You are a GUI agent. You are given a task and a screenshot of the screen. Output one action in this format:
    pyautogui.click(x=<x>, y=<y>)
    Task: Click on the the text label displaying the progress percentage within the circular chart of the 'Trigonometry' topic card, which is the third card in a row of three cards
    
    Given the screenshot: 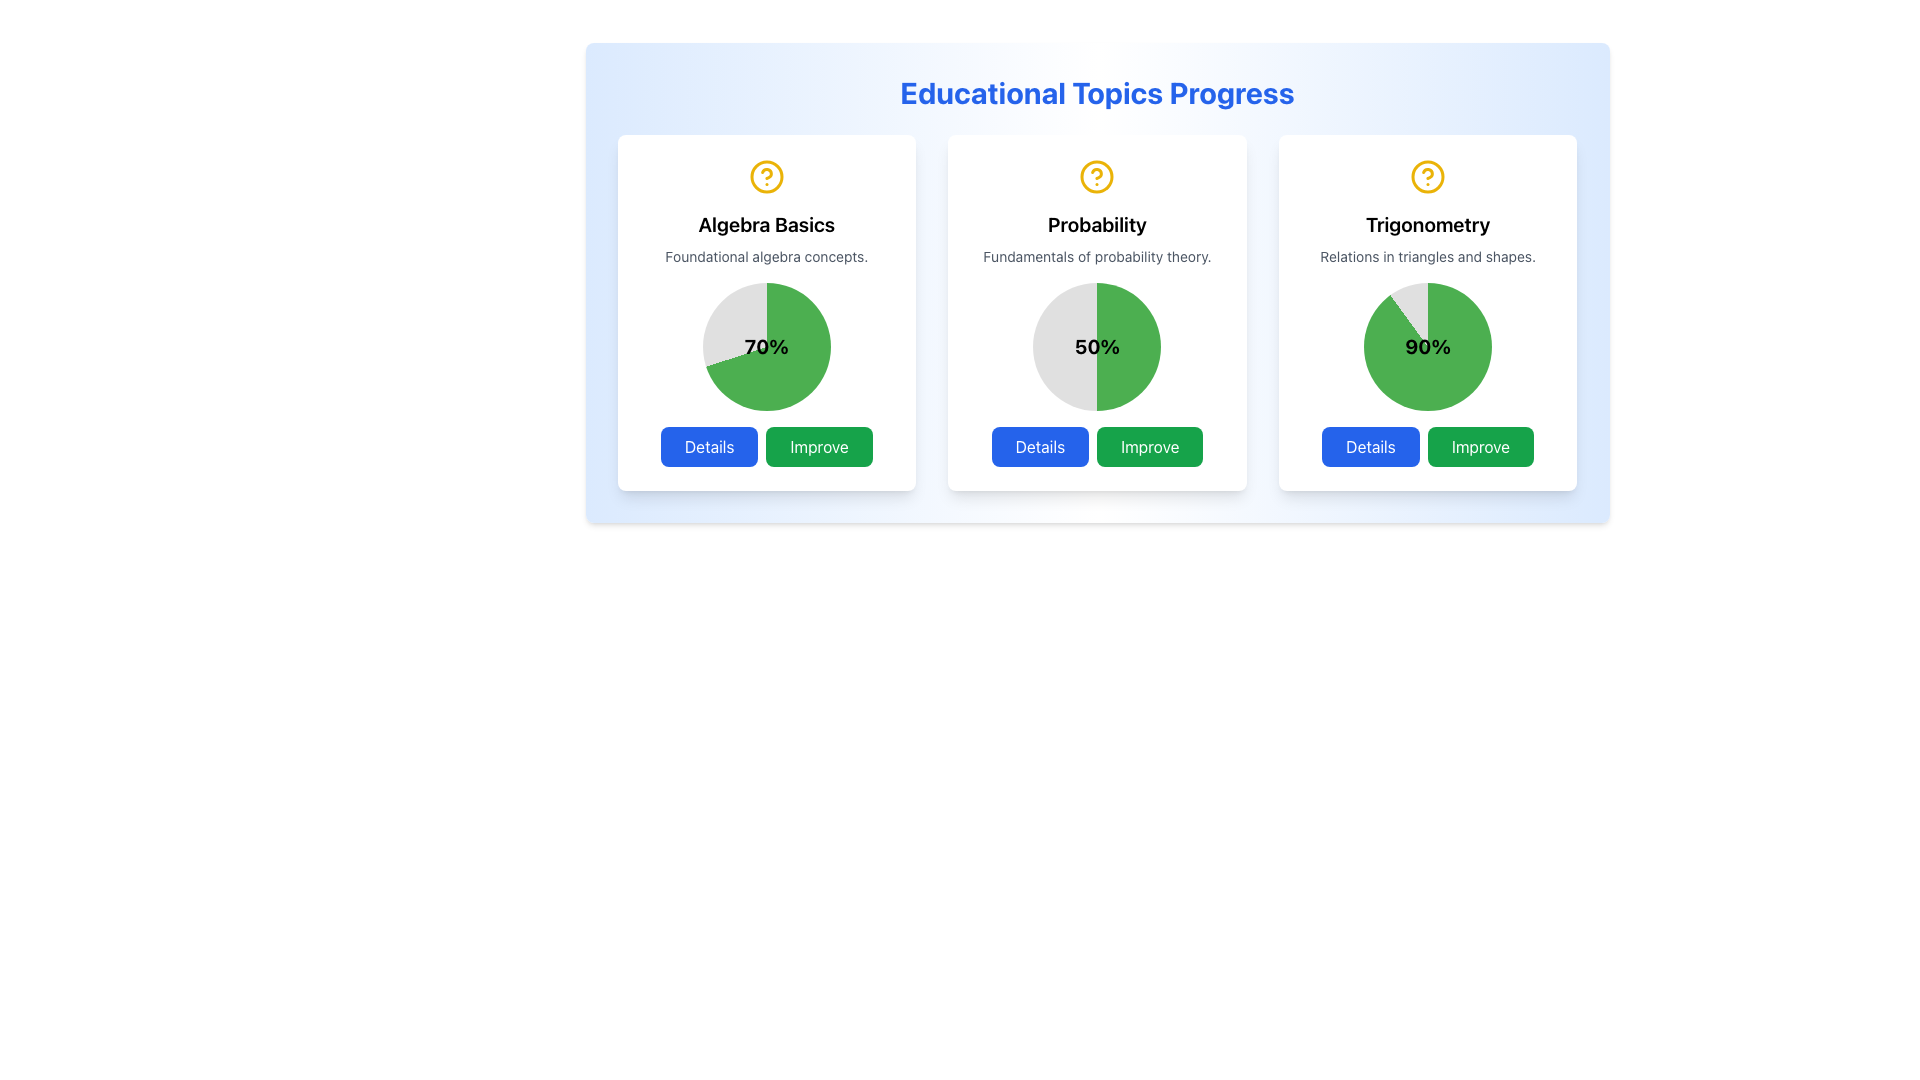 What is the action you would take?
    pyautogui.click(x=1427, y=346)
    